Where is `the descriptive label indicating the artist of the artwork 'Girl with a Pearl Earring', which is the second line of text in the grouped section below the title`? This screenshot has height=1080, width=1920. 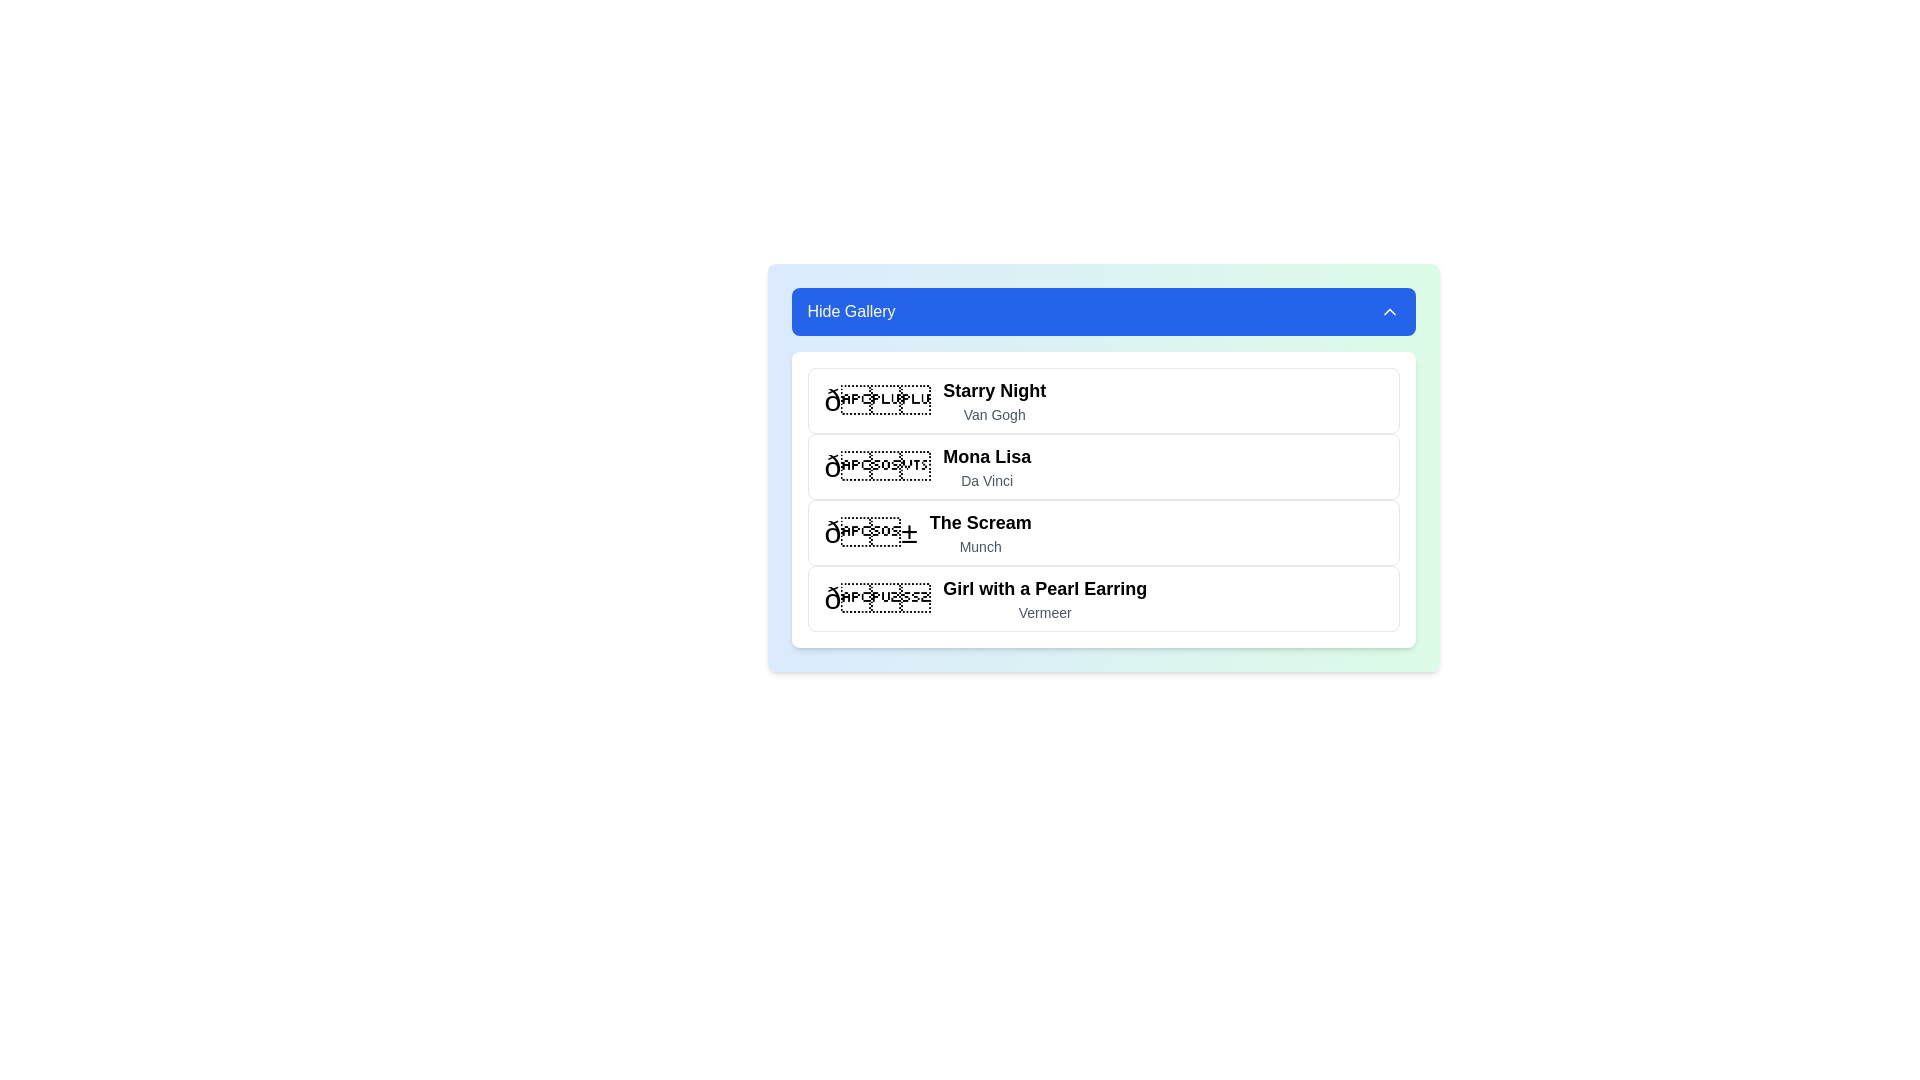
the descriptive label indicating the artist of the artwork 'Girl with a Pearl Earring', which is the second line of text in the grouped section below the title is located at coordinates (1044, 612).